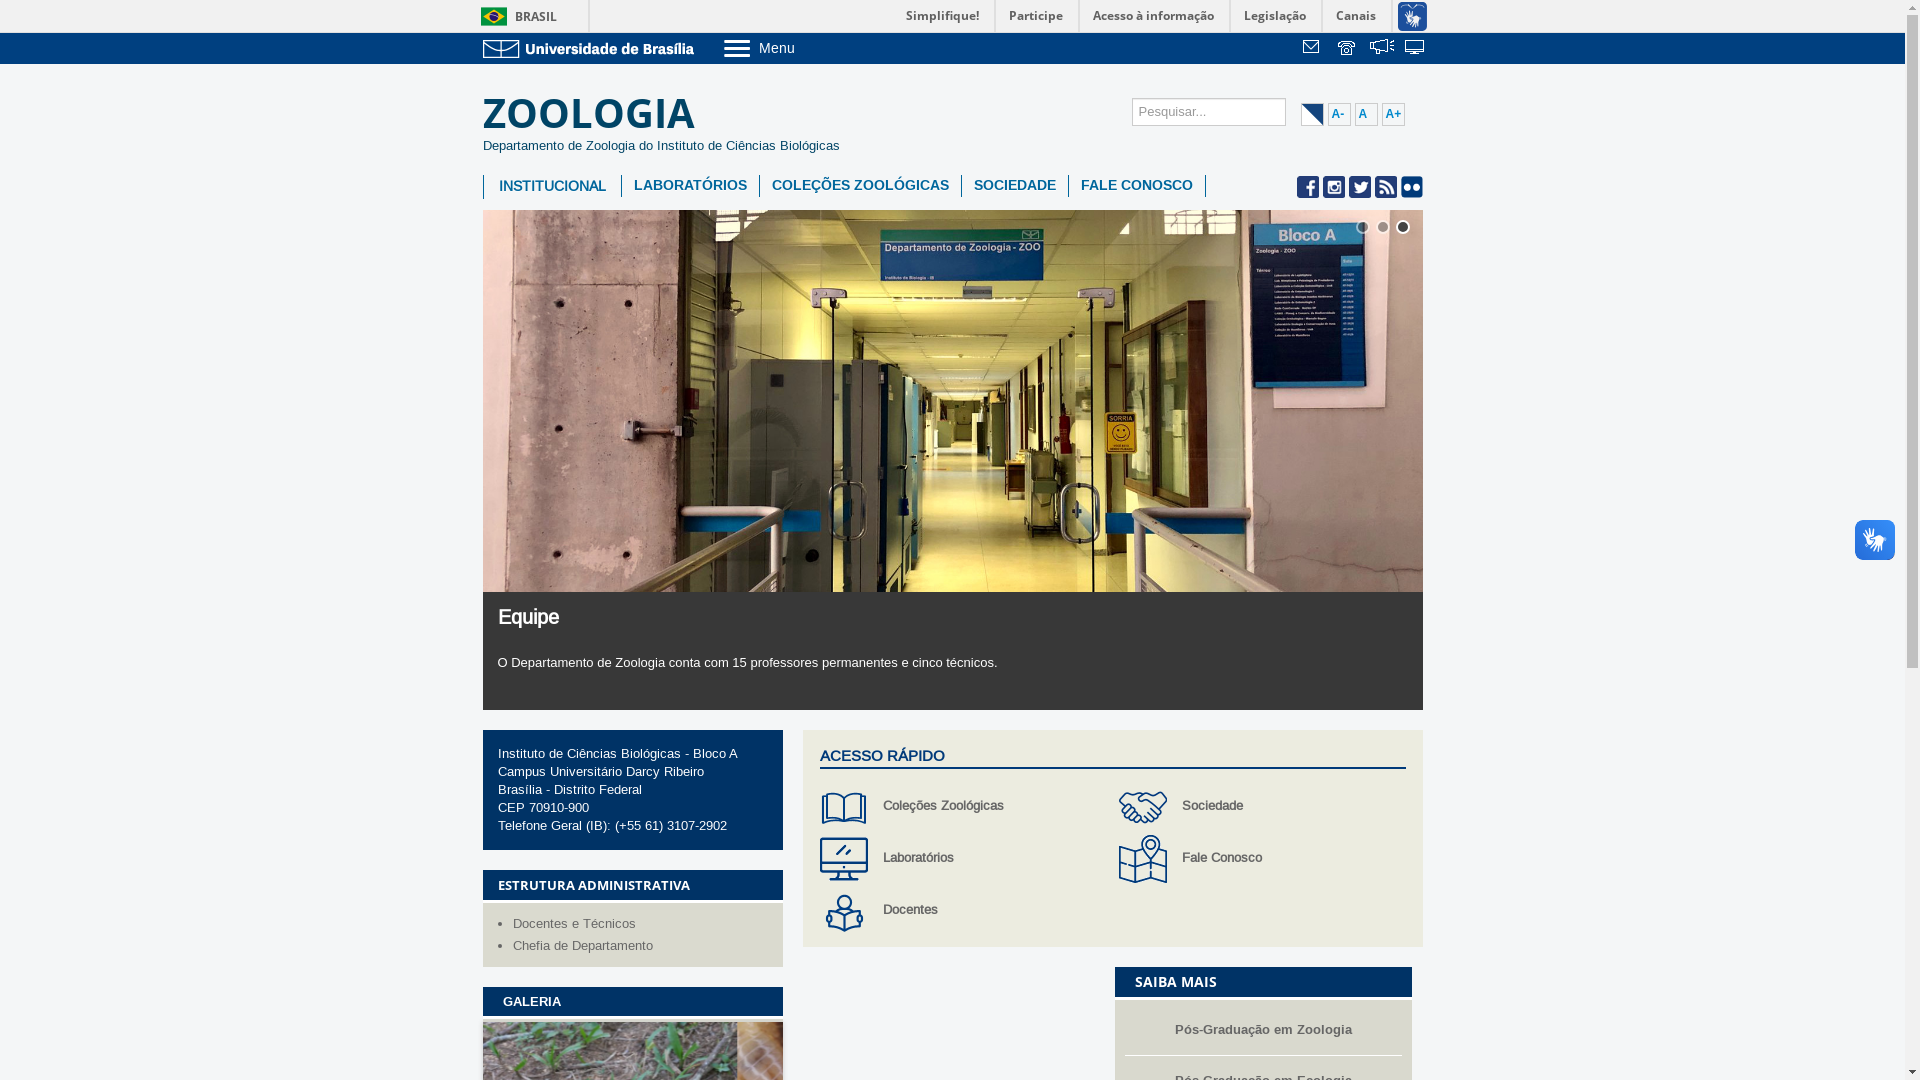 This screenshot has width=1920, height=1080. I want to click on 'Menu', so click(809, 46).